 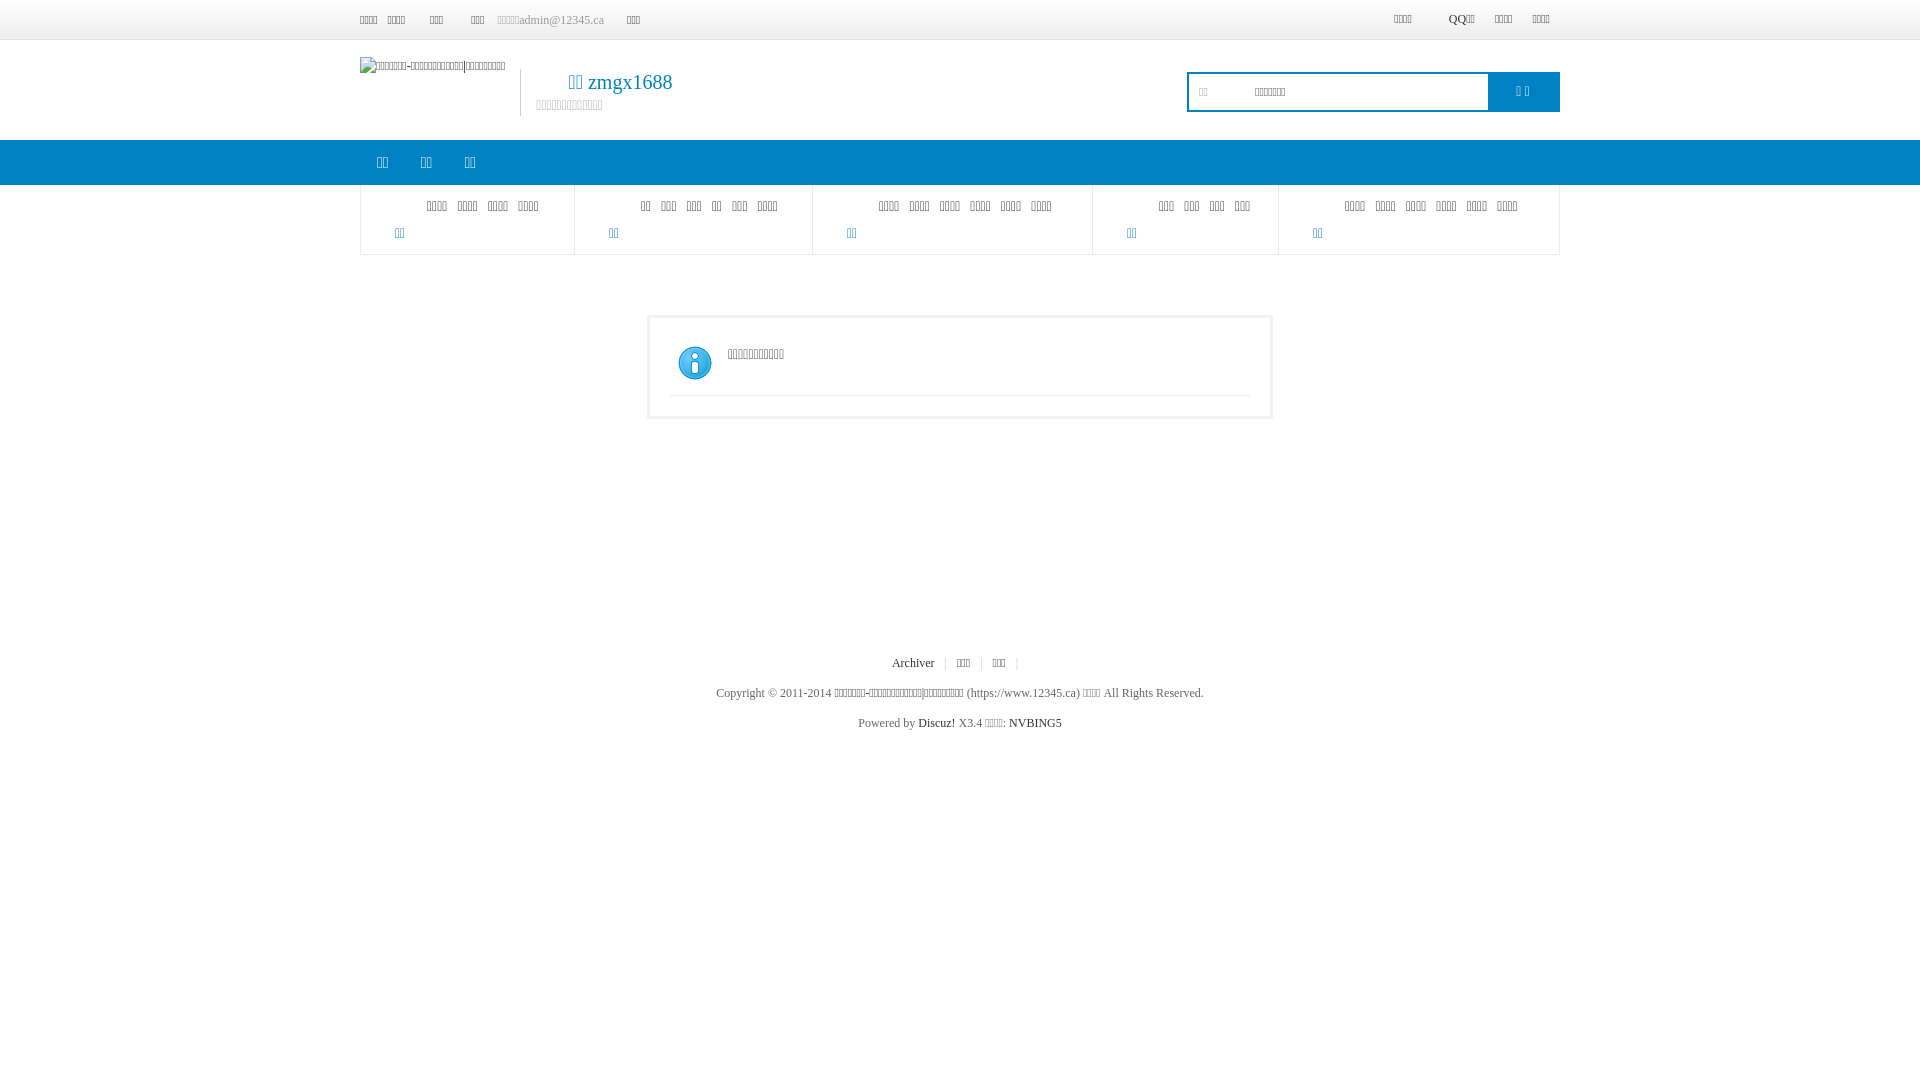 What do you see at coordinates (912, 663) in the screenshot?
I see `'Archiver'` at bounding box center [912, 663].